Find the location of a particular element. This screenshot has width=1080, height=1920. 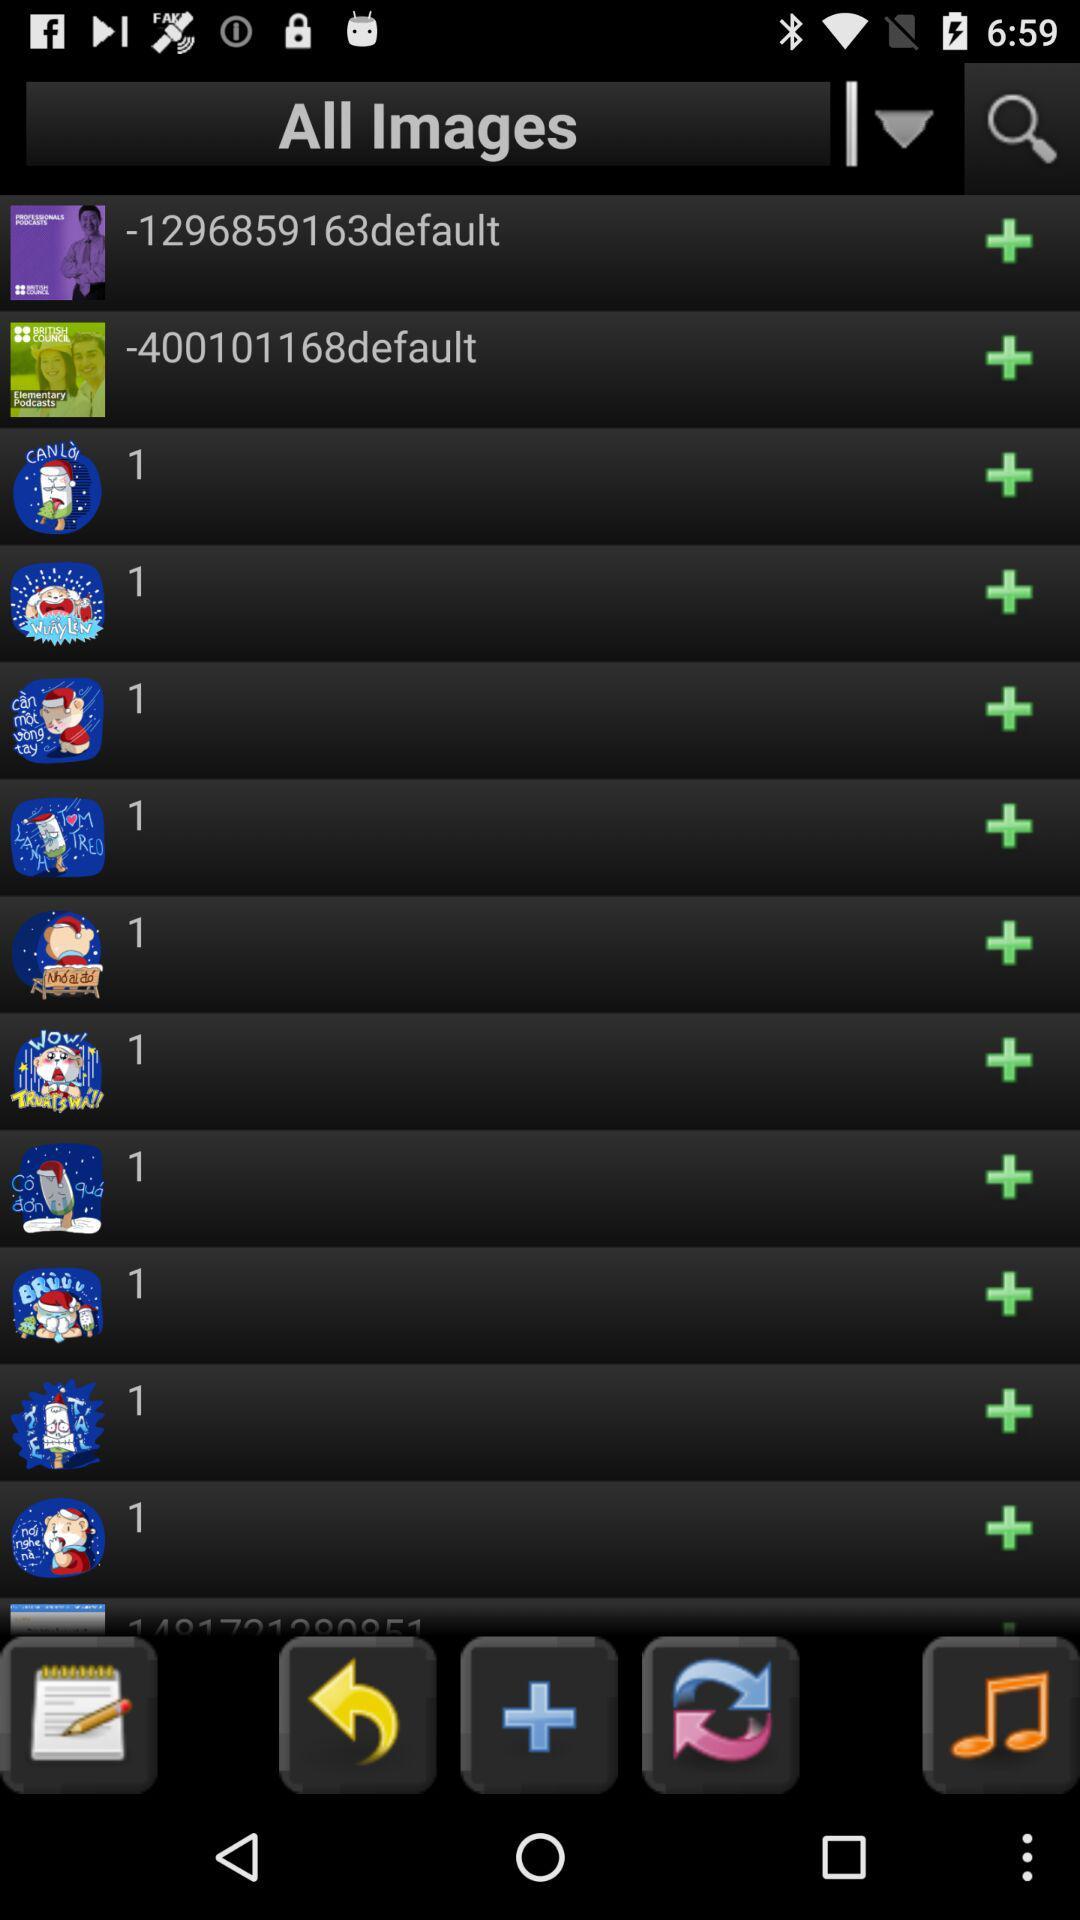

the add icon is located at coordinates (538, 1835).